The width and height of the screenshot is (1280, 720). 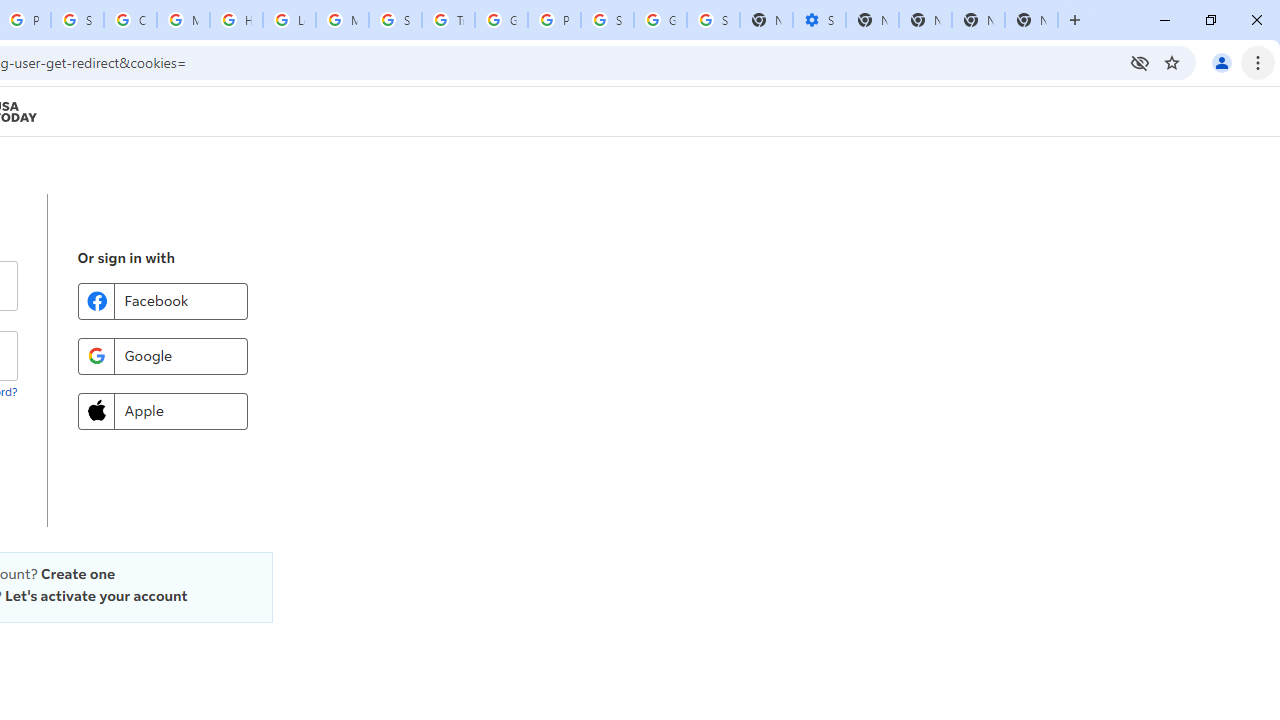 I want to click on 'New Tab', so click(x=1031, y=20).